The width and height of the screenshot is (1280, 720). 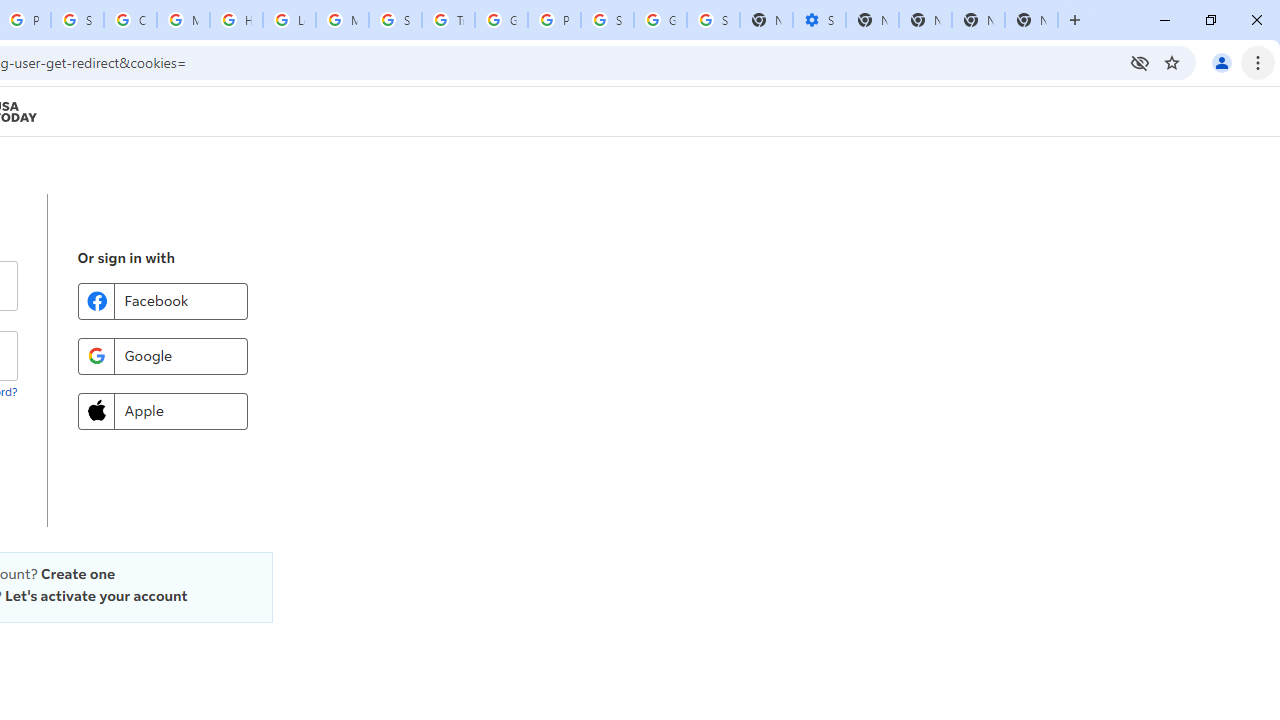 I want to click on 'New Tab', so click(x=1031, y=20).